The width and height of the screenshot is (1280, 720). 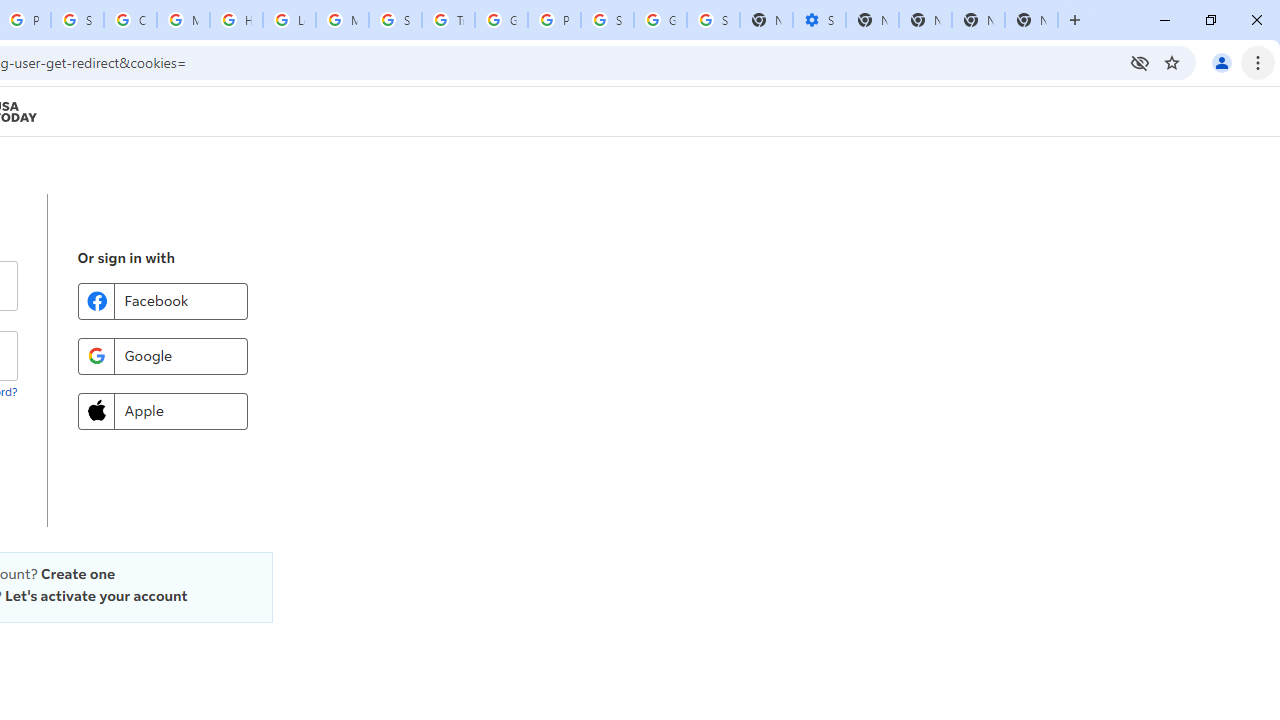 I want to click on 'New Tab', so click(x=1031, y=20).